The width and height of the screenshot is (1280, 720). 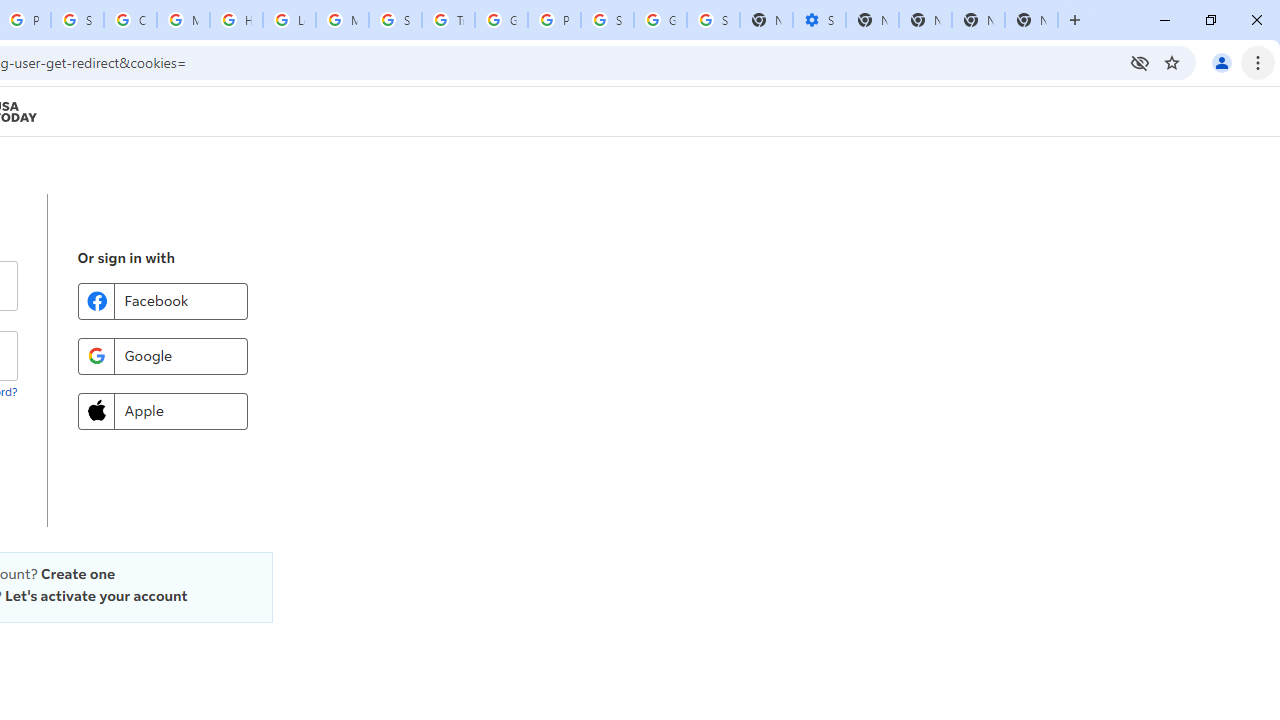 I want to click on 'New Tab', so click(x=1031, y=20).